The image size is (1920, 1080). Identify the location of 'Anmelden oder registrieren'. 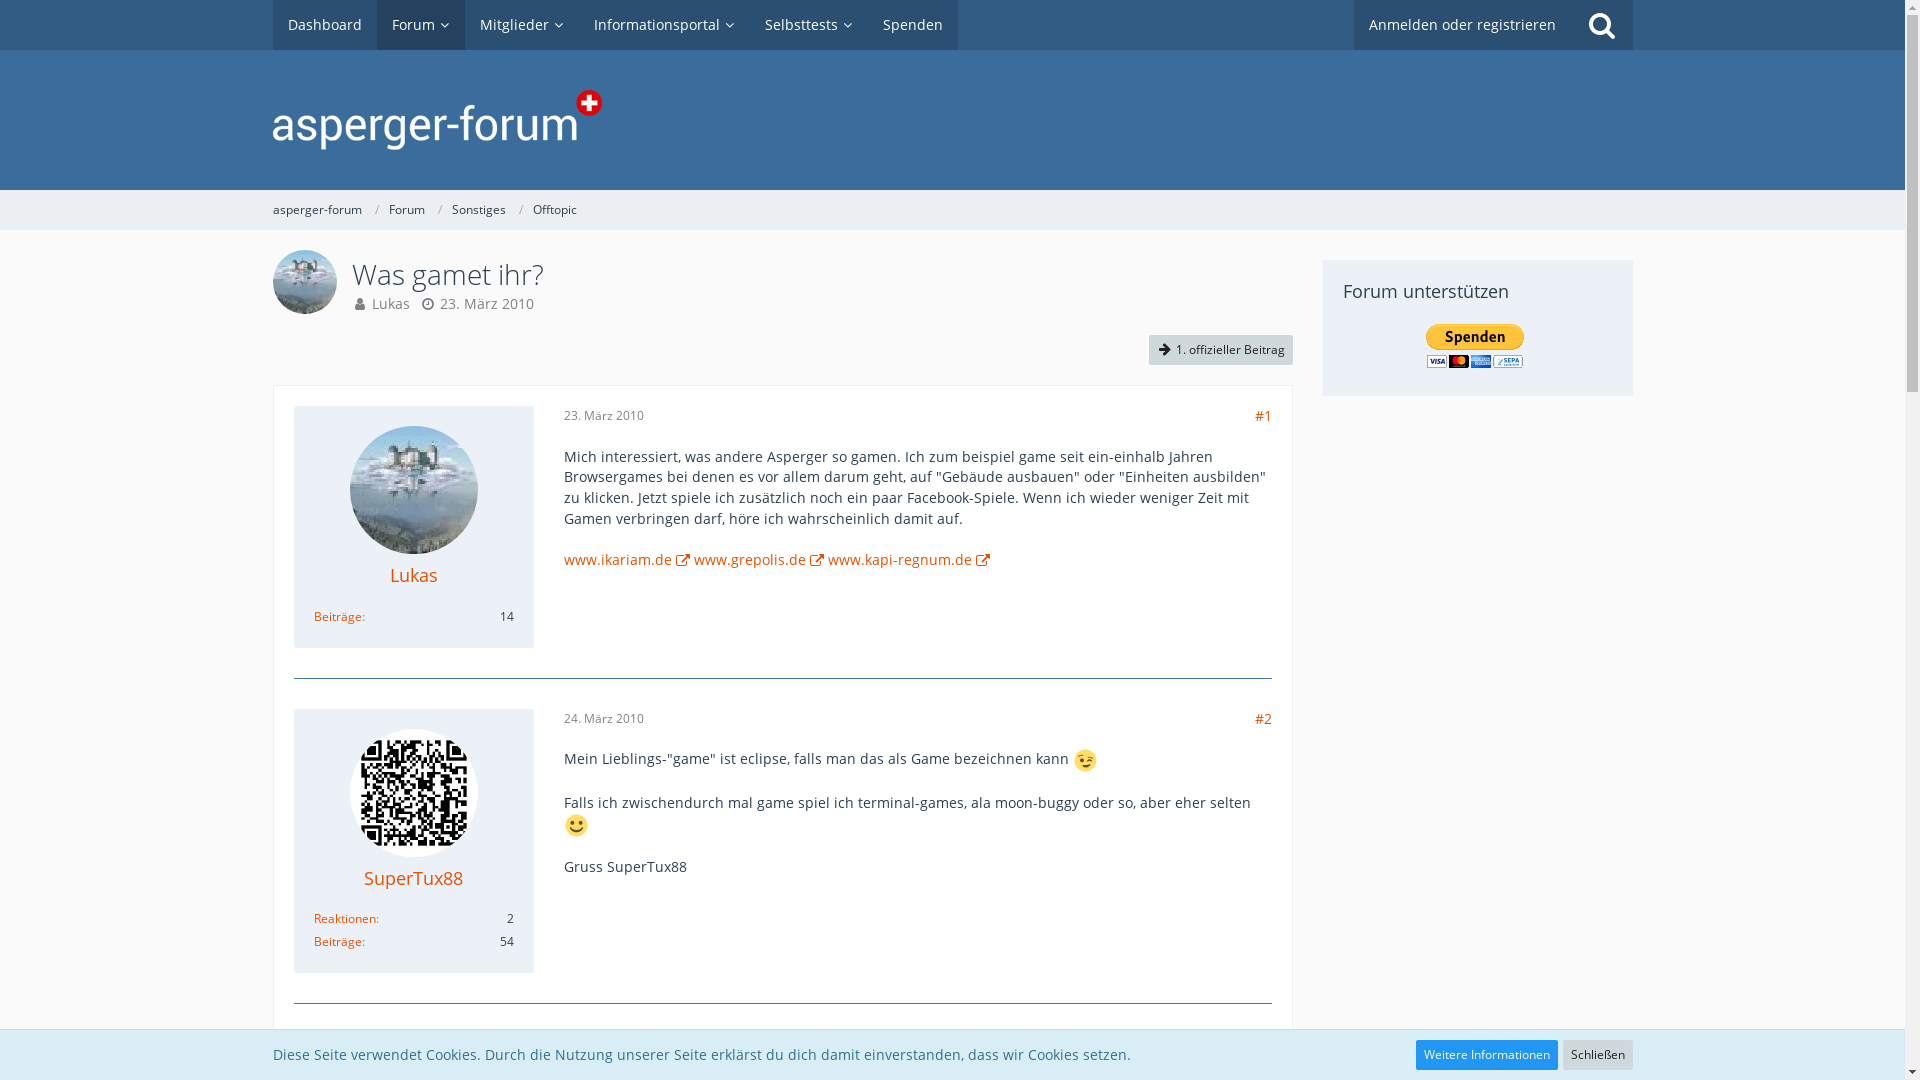
(1353, 24).